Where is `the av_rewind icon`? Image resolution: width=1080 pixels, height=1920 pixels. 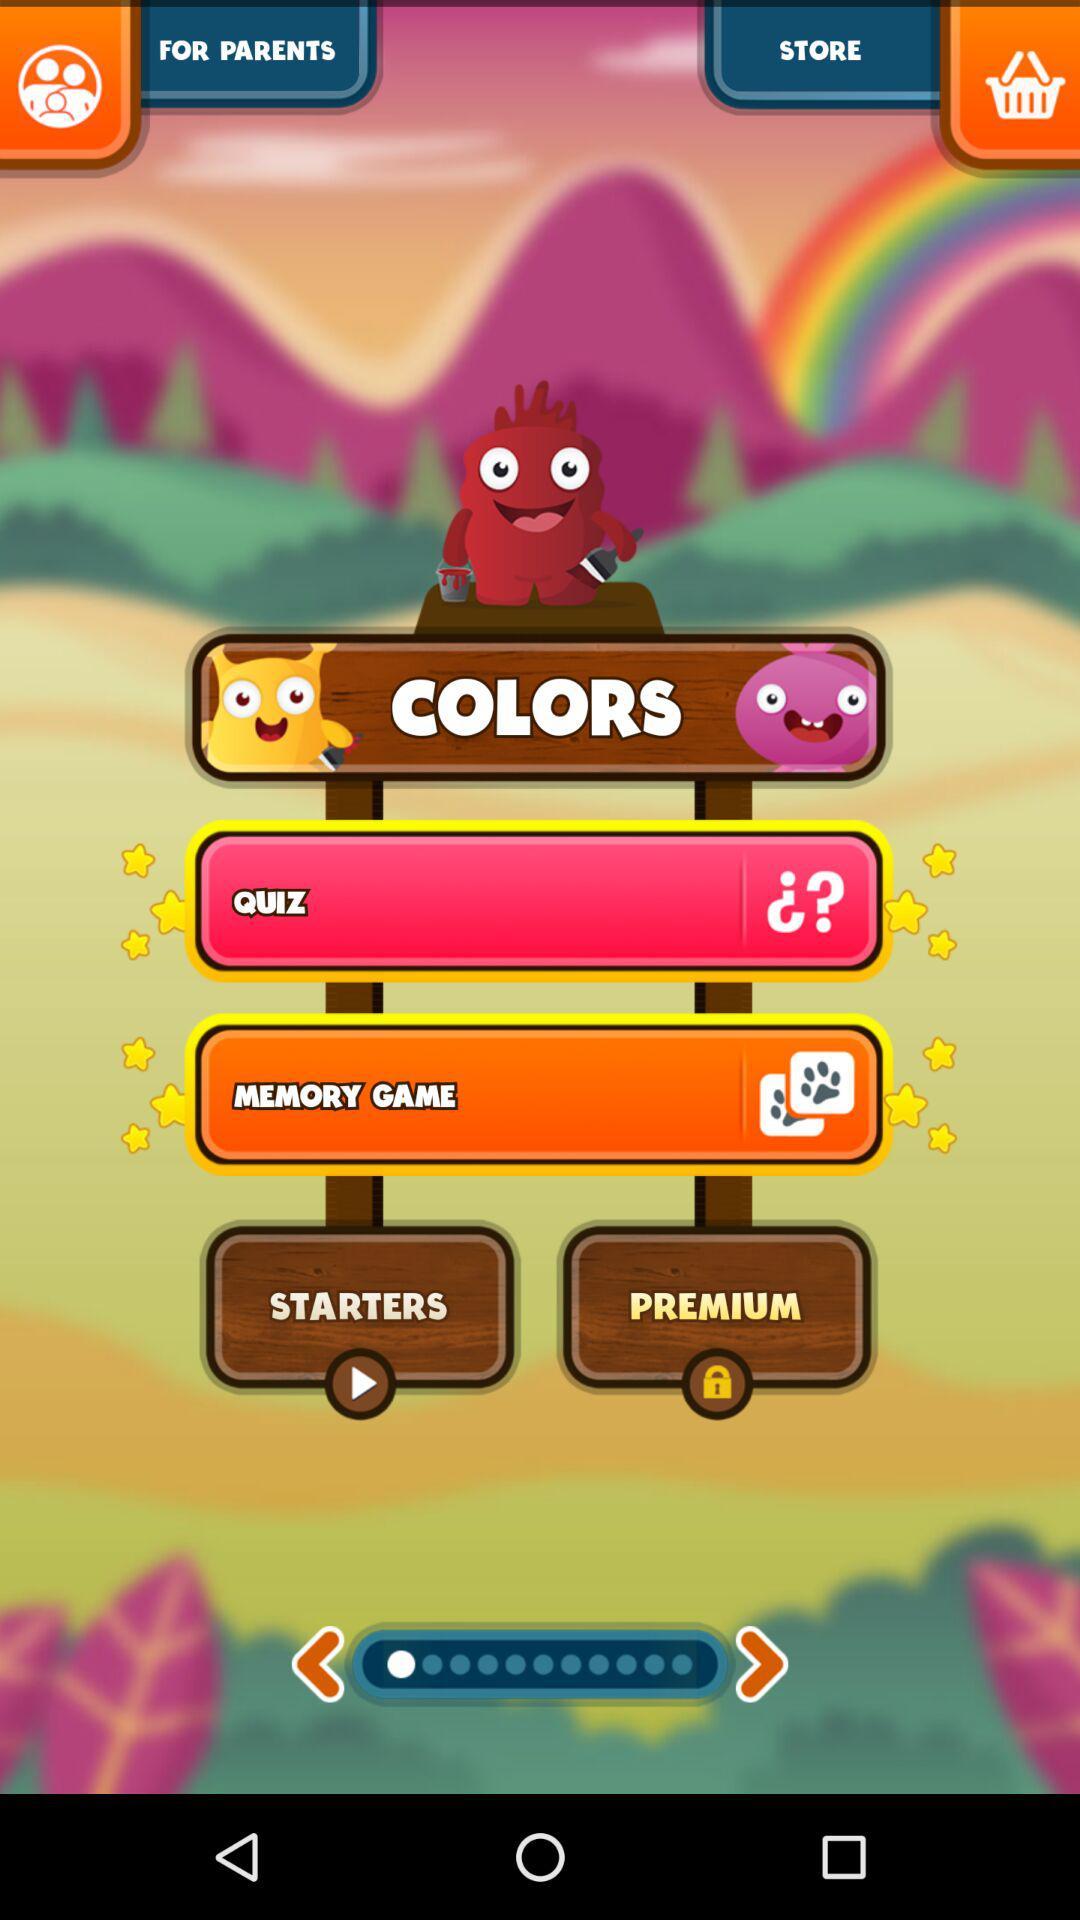 the av_rewind icon is located at coordinates (316, 1781).